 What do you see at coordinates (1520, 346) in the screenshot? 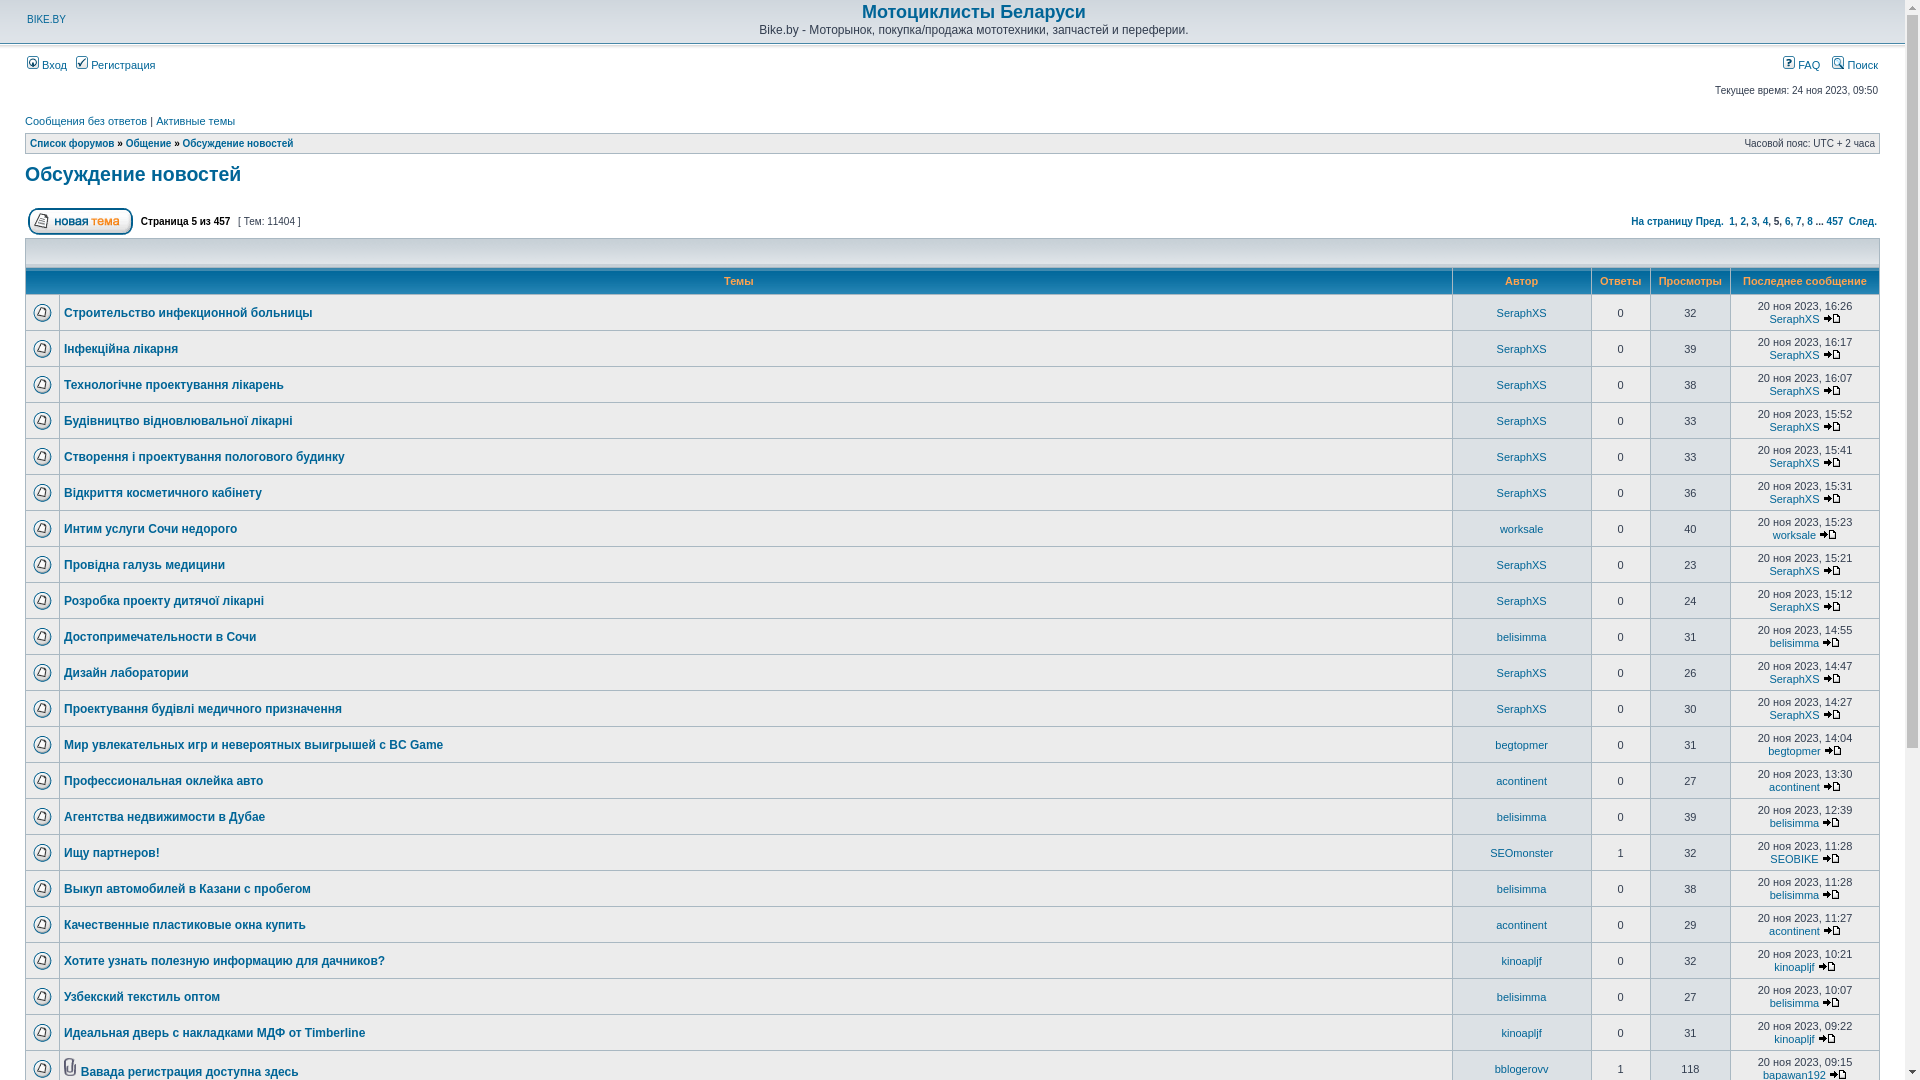
I see `'SeraphXS'` at bounding box center [1520, 346].